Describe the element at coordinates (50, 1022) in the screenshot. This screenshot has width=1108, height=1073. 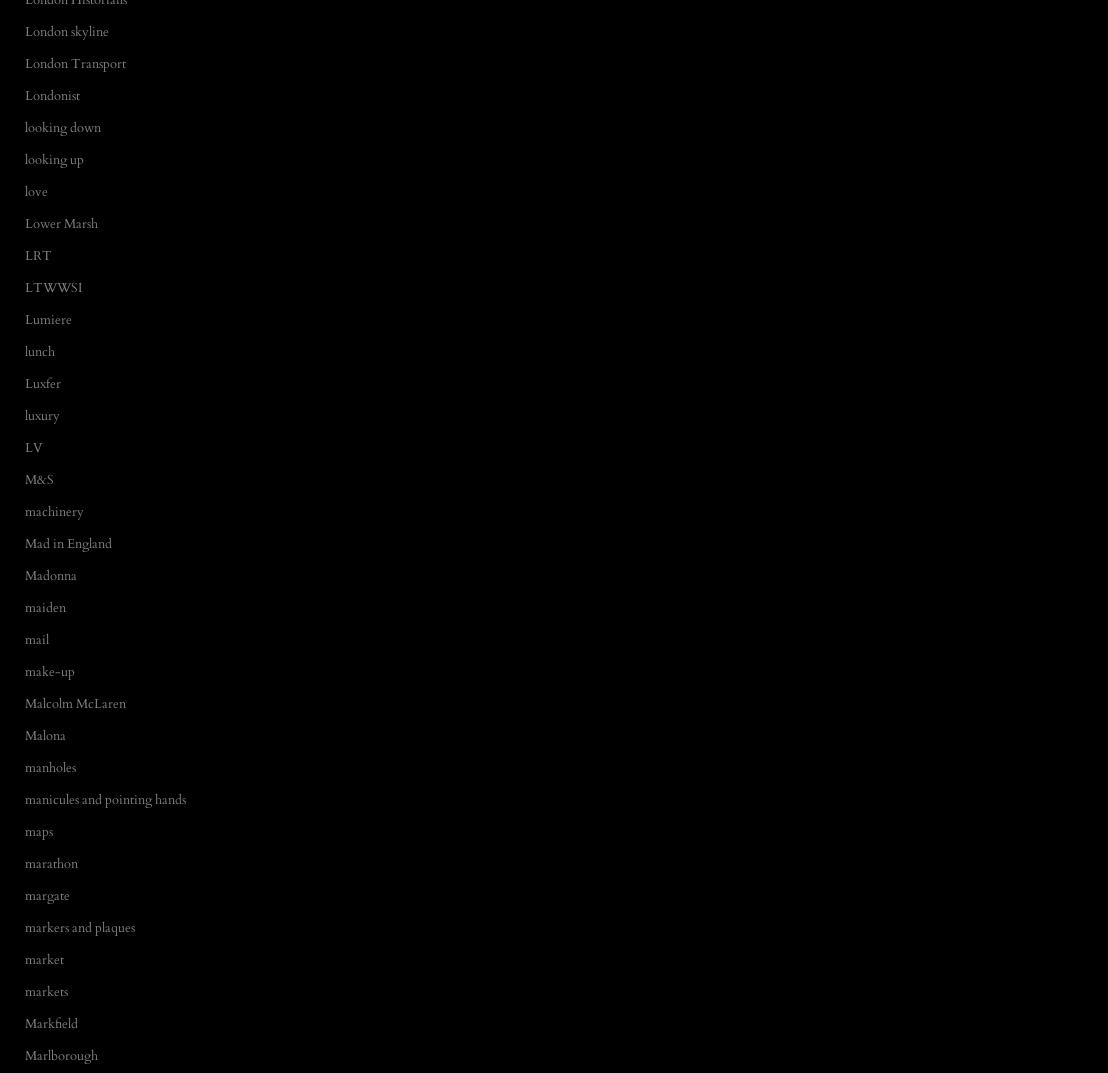
I see `'Markfield'` at that location.